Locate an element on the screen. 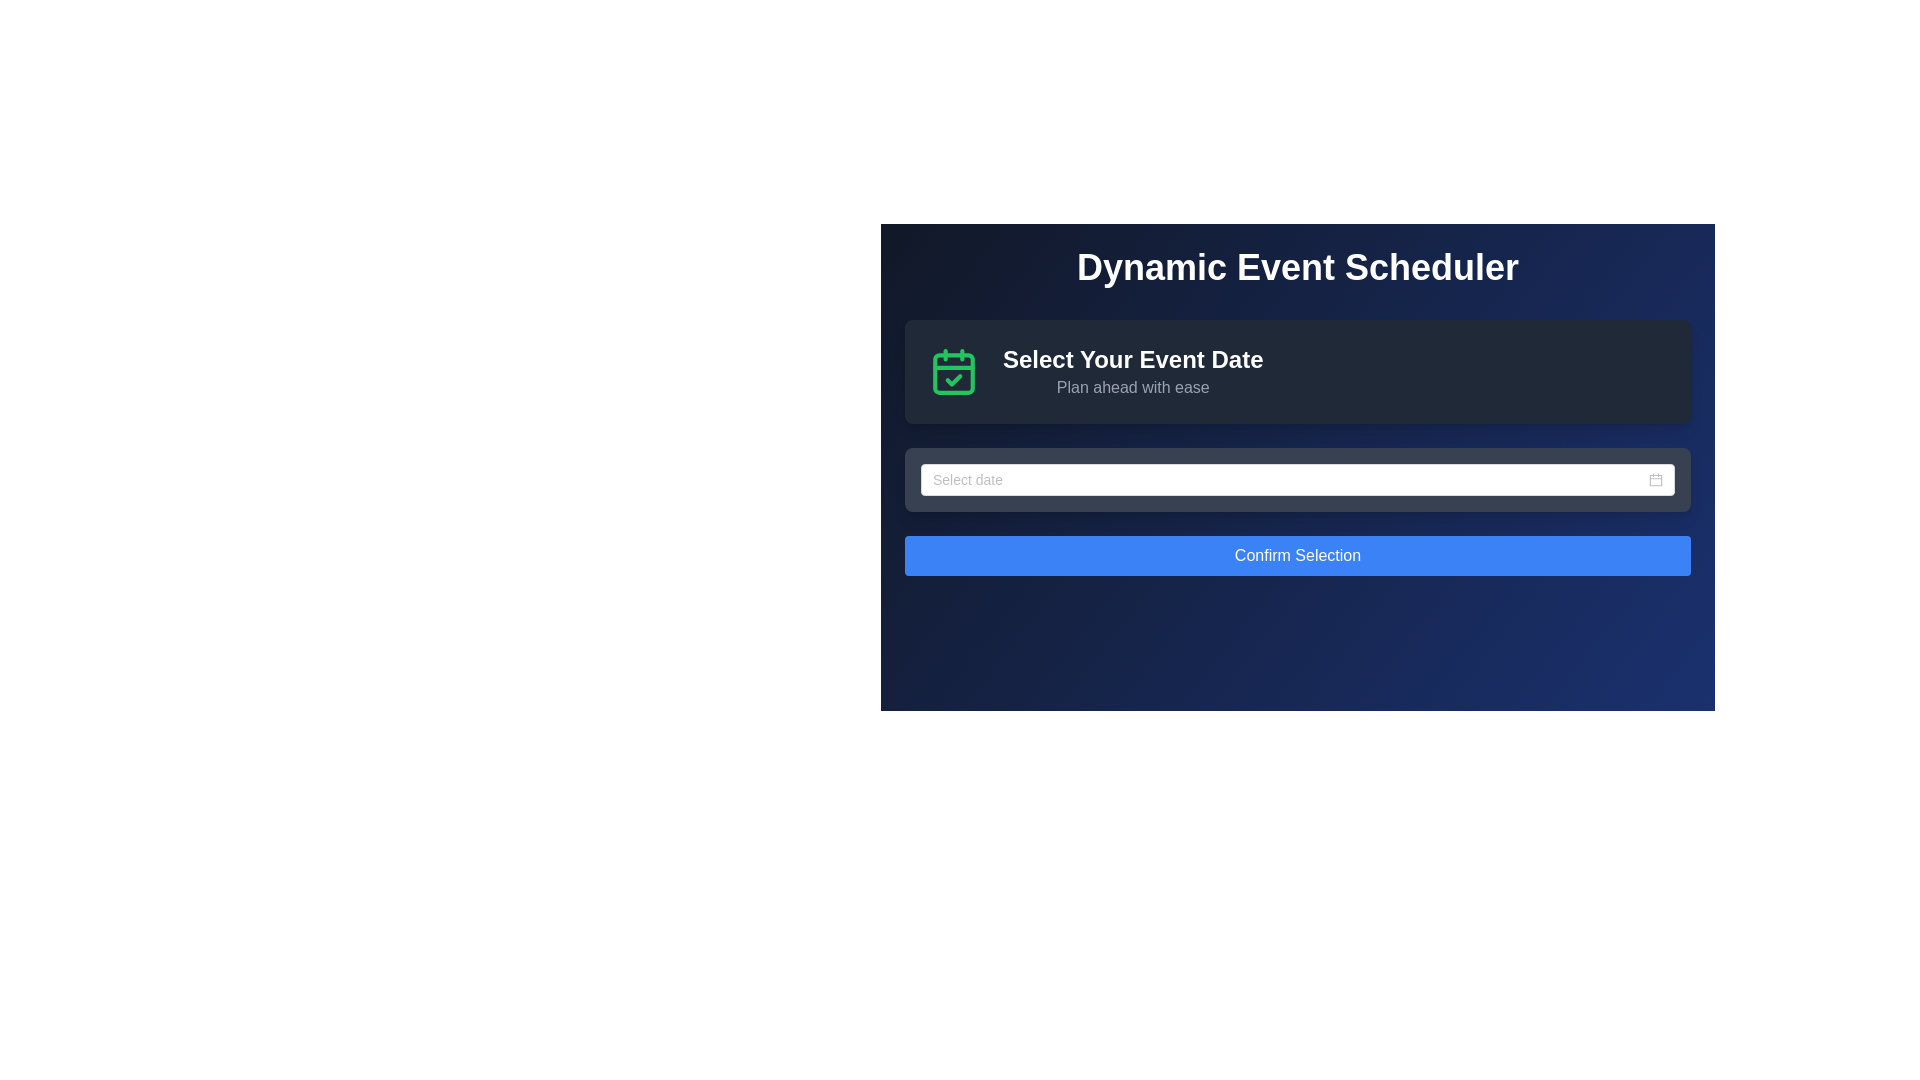 The height and width of the screenshot is (1080, 1920). the dark blue rounded square component within the calendar icon, located in the top left section adjacent to the headline 'Select Your Event Date' is located at coordinates (953, 374).